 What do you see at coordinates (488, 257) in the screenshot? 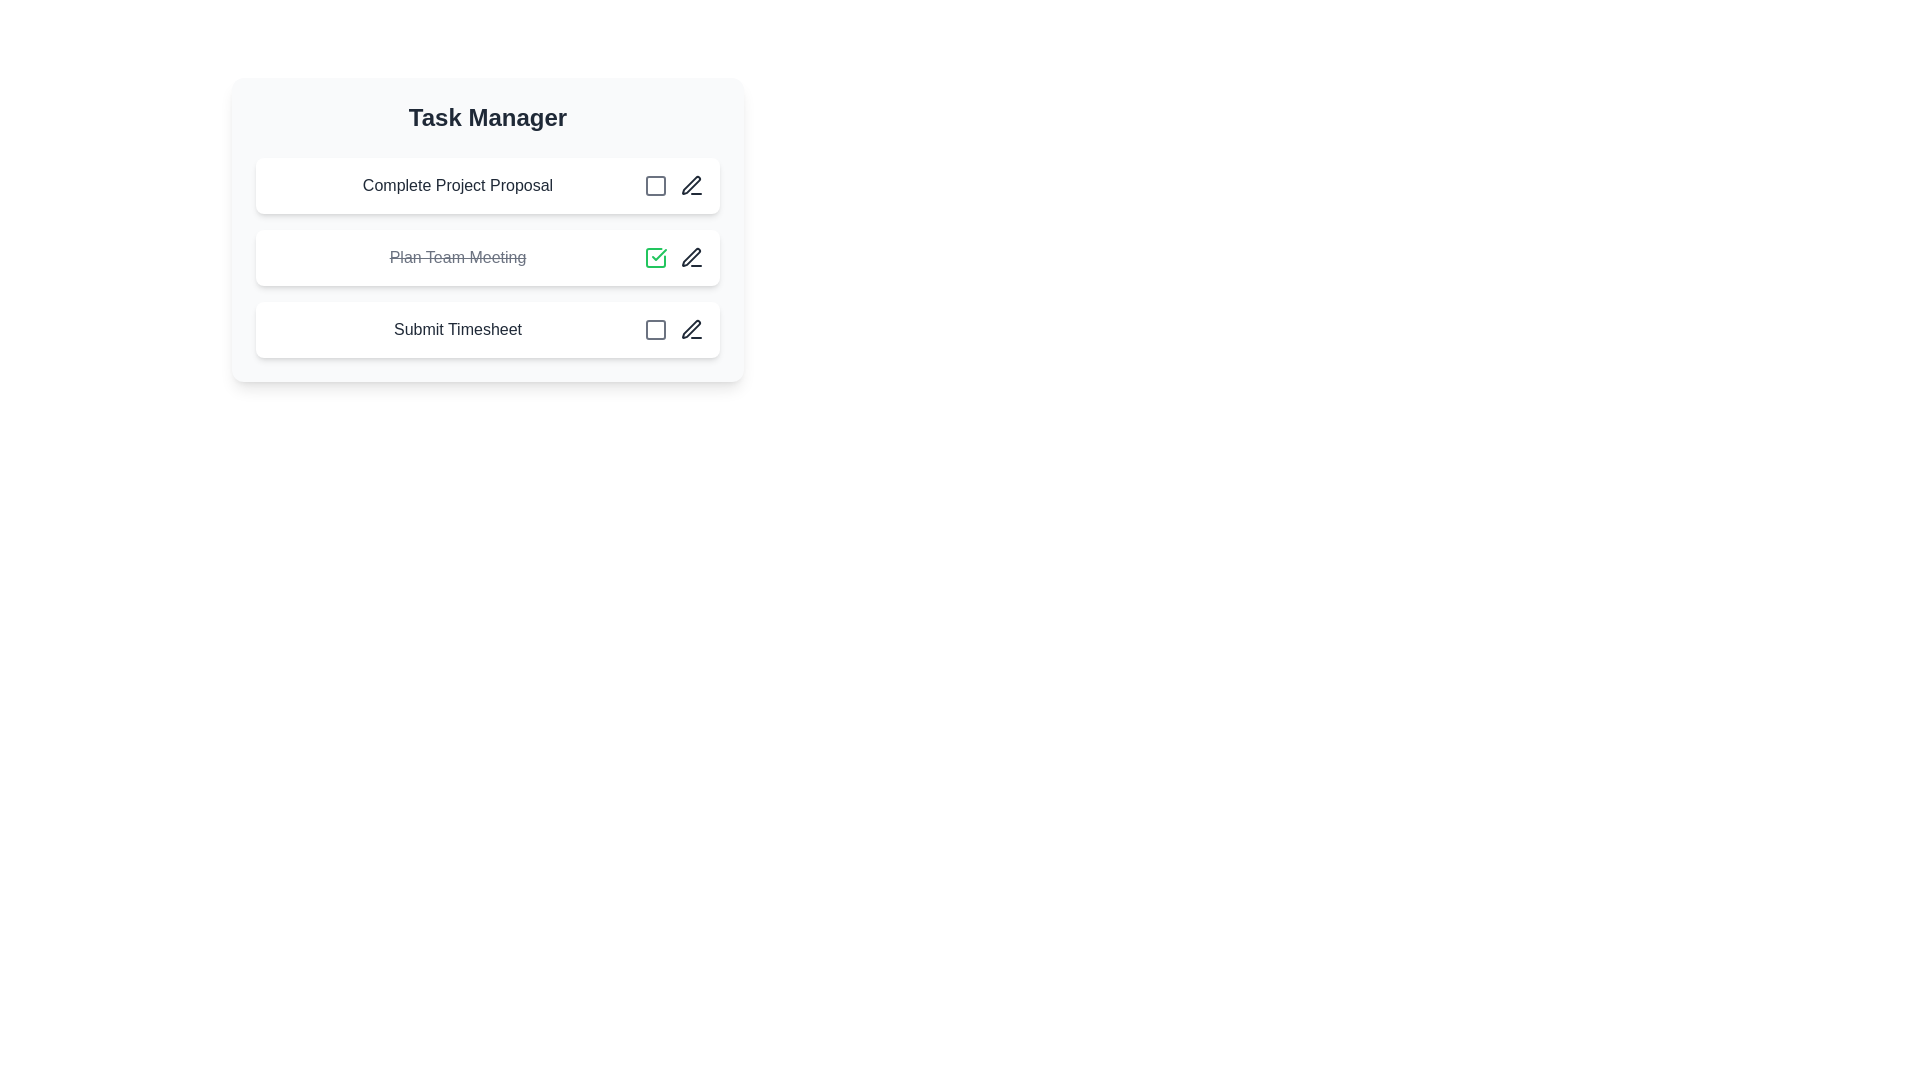
I see `the second task item labeled 'Plan Team Meeting' in the 'Task Manager' section of the task list interface` at bounding box center [488, 257].